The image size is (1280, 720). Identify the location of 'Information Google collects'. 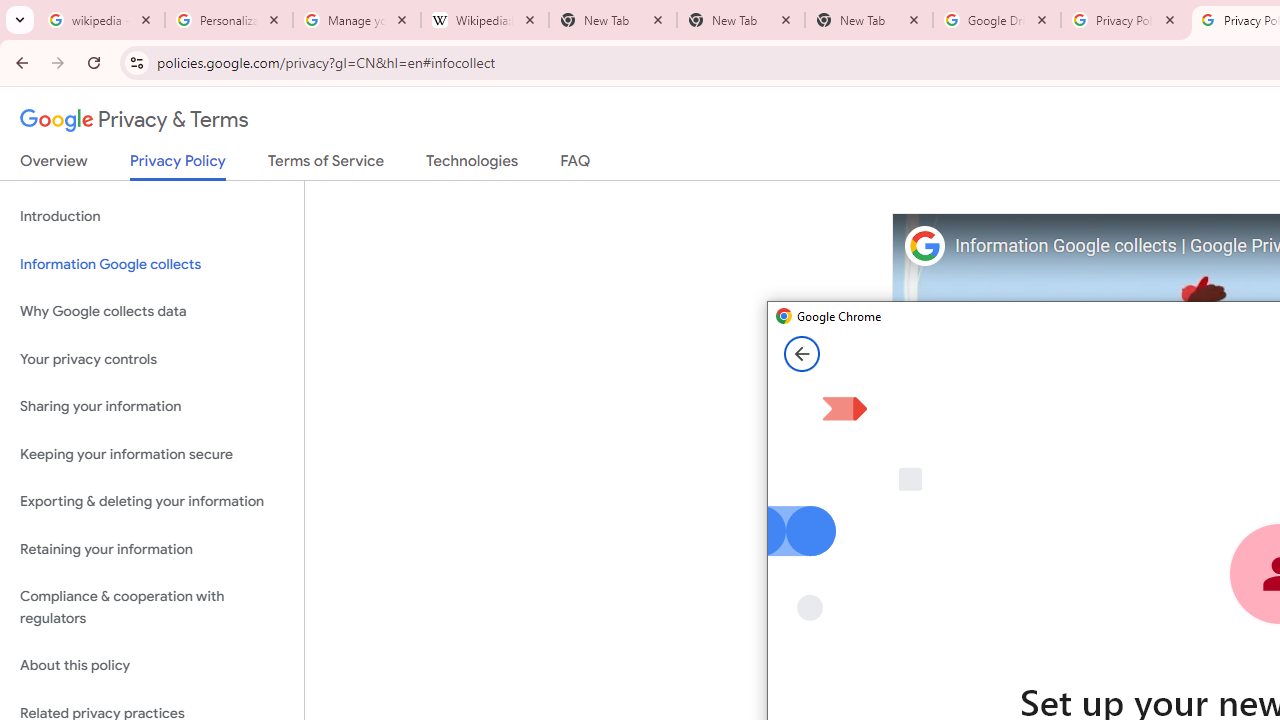
(151, 263).